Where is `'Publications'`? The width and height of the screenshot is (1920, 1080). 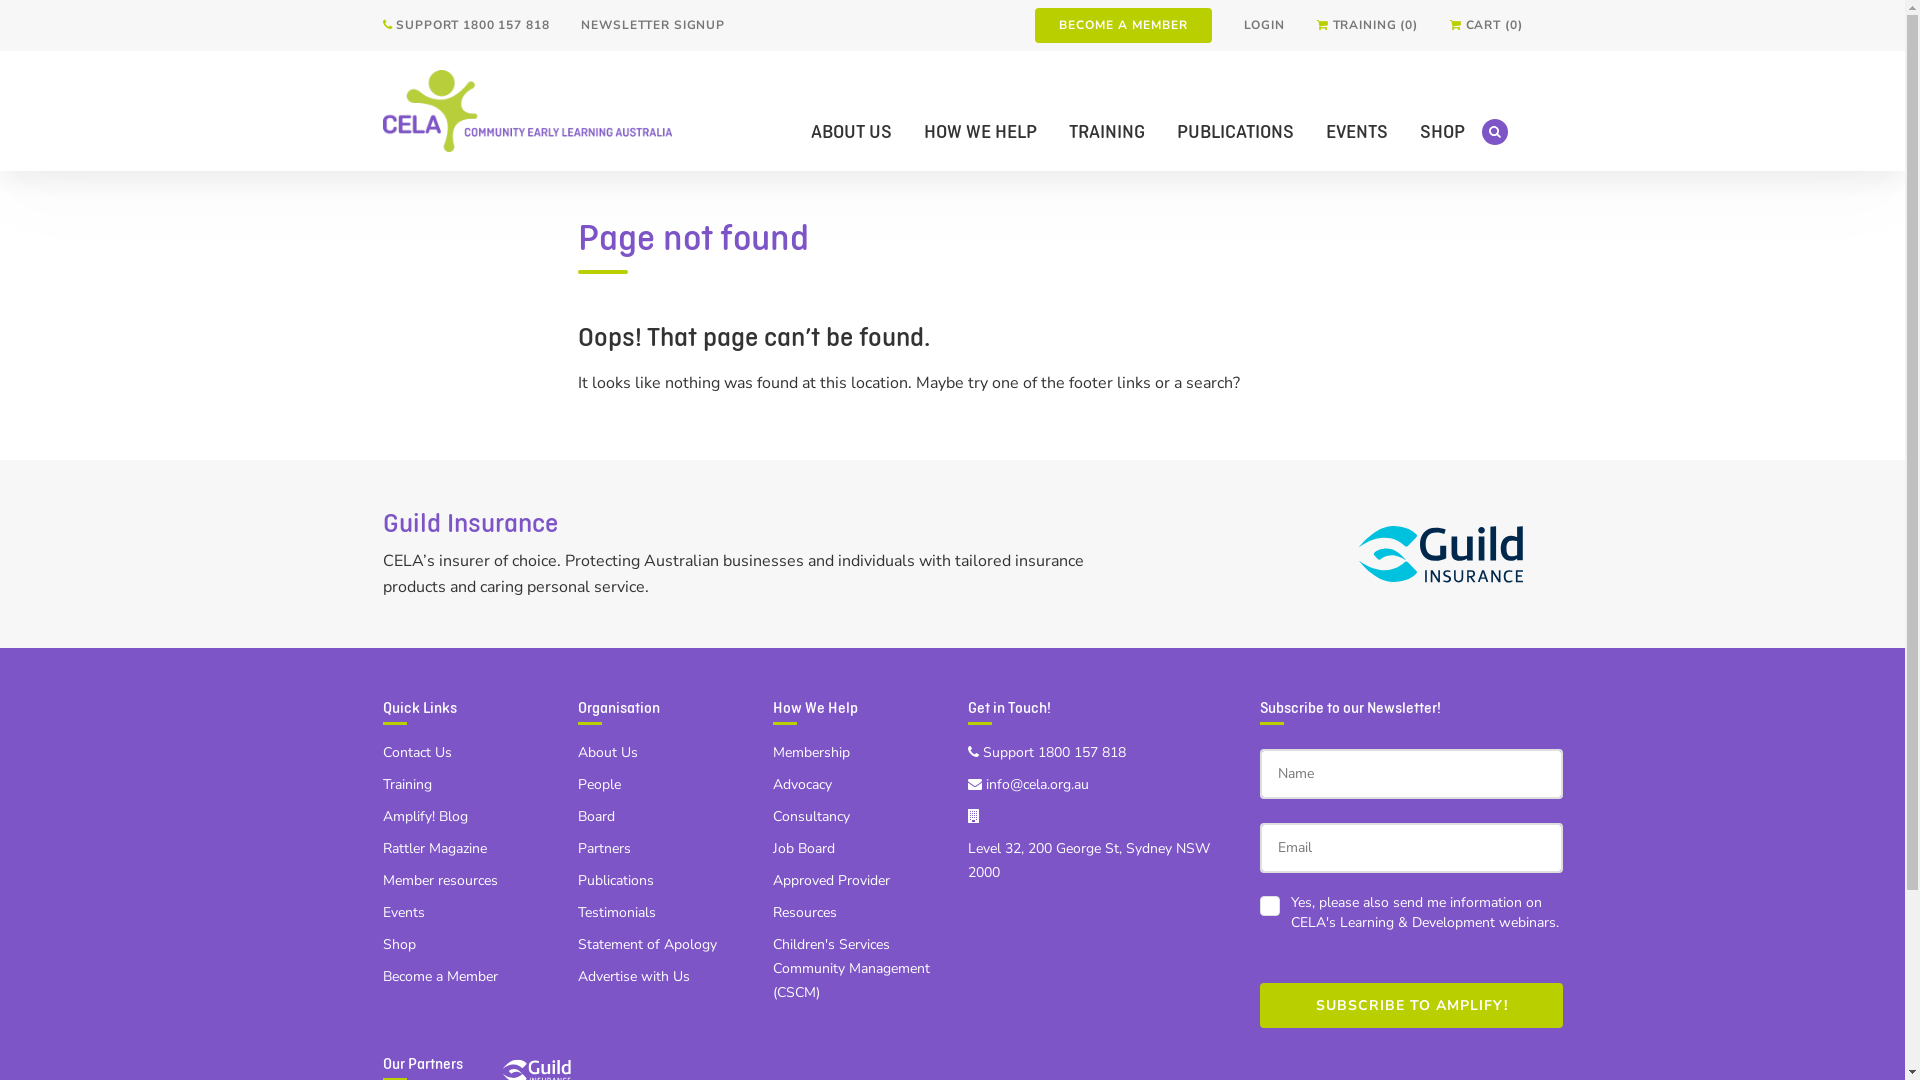 'Publications' is located at coordinates (614, 879).